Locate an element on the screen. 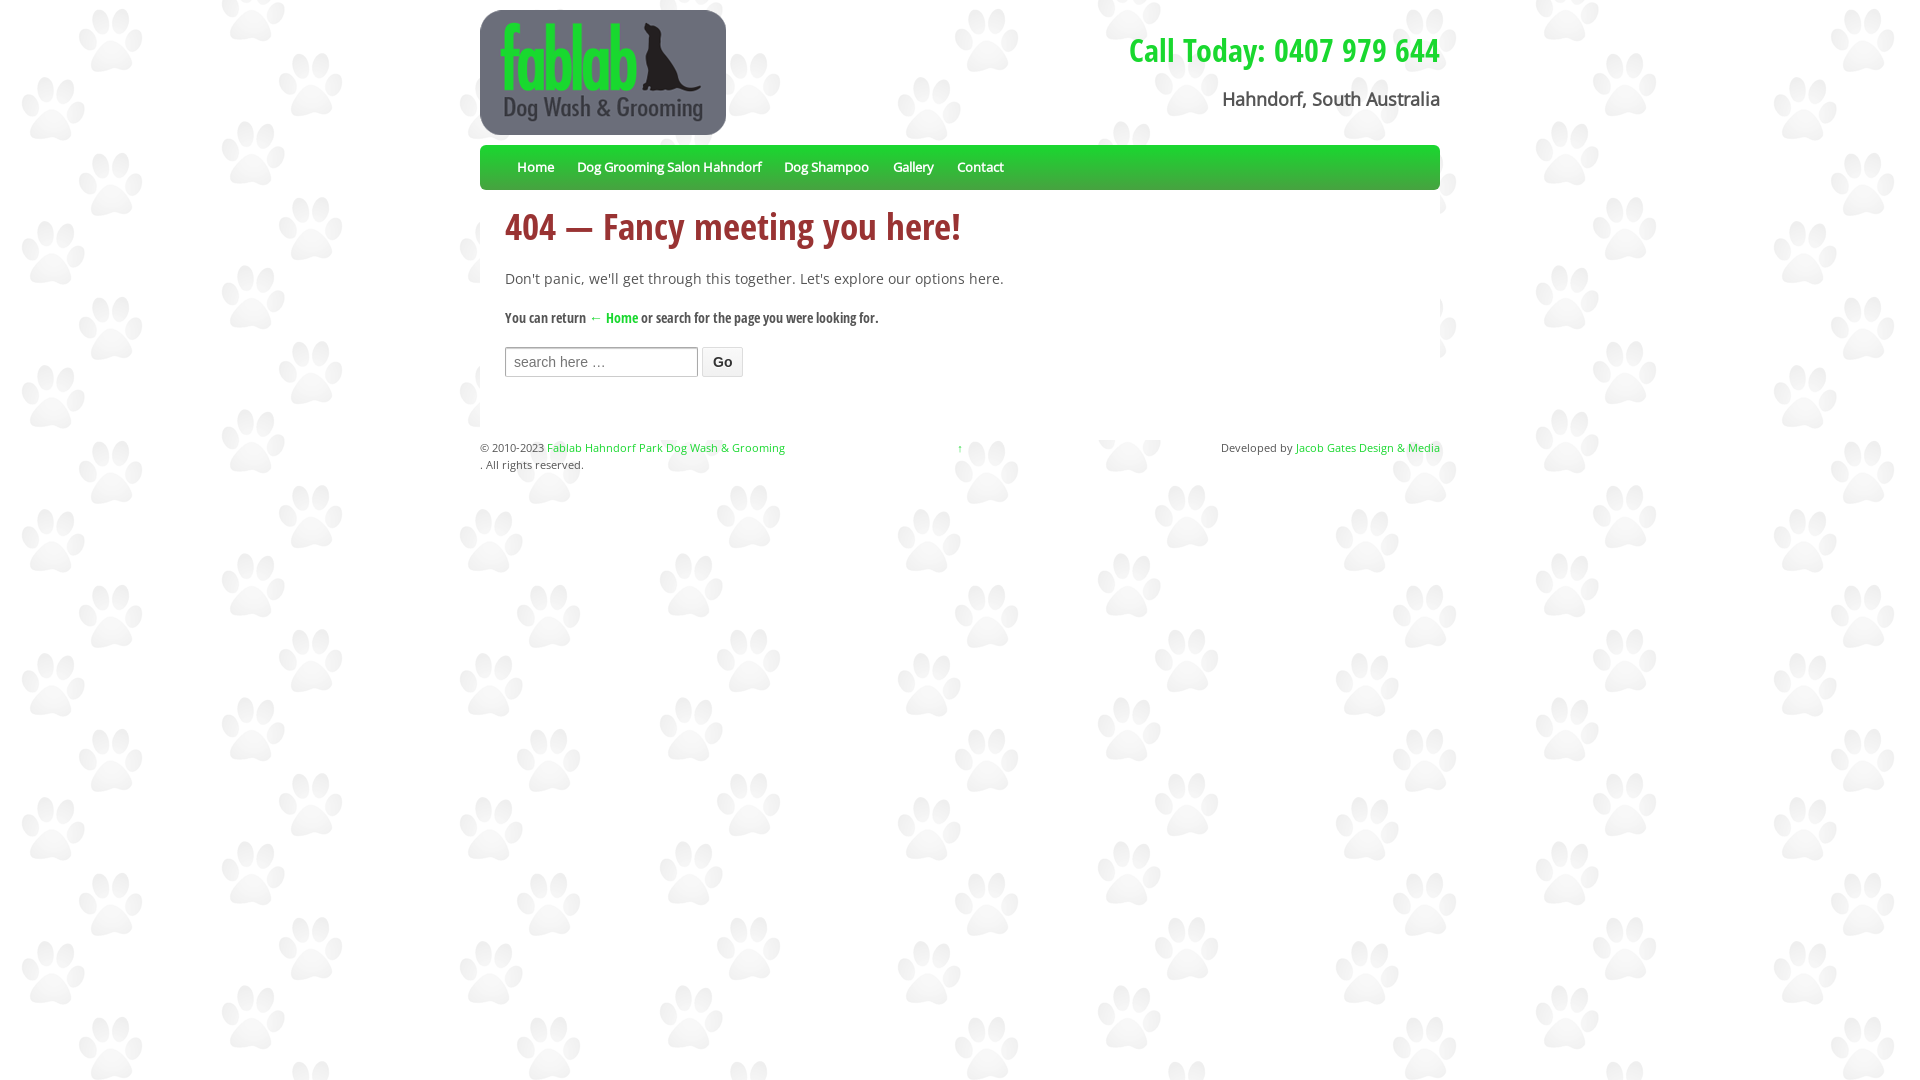 This screenshot has width=1920, height=1080. 'Go' is located at coordinates (721, 362).